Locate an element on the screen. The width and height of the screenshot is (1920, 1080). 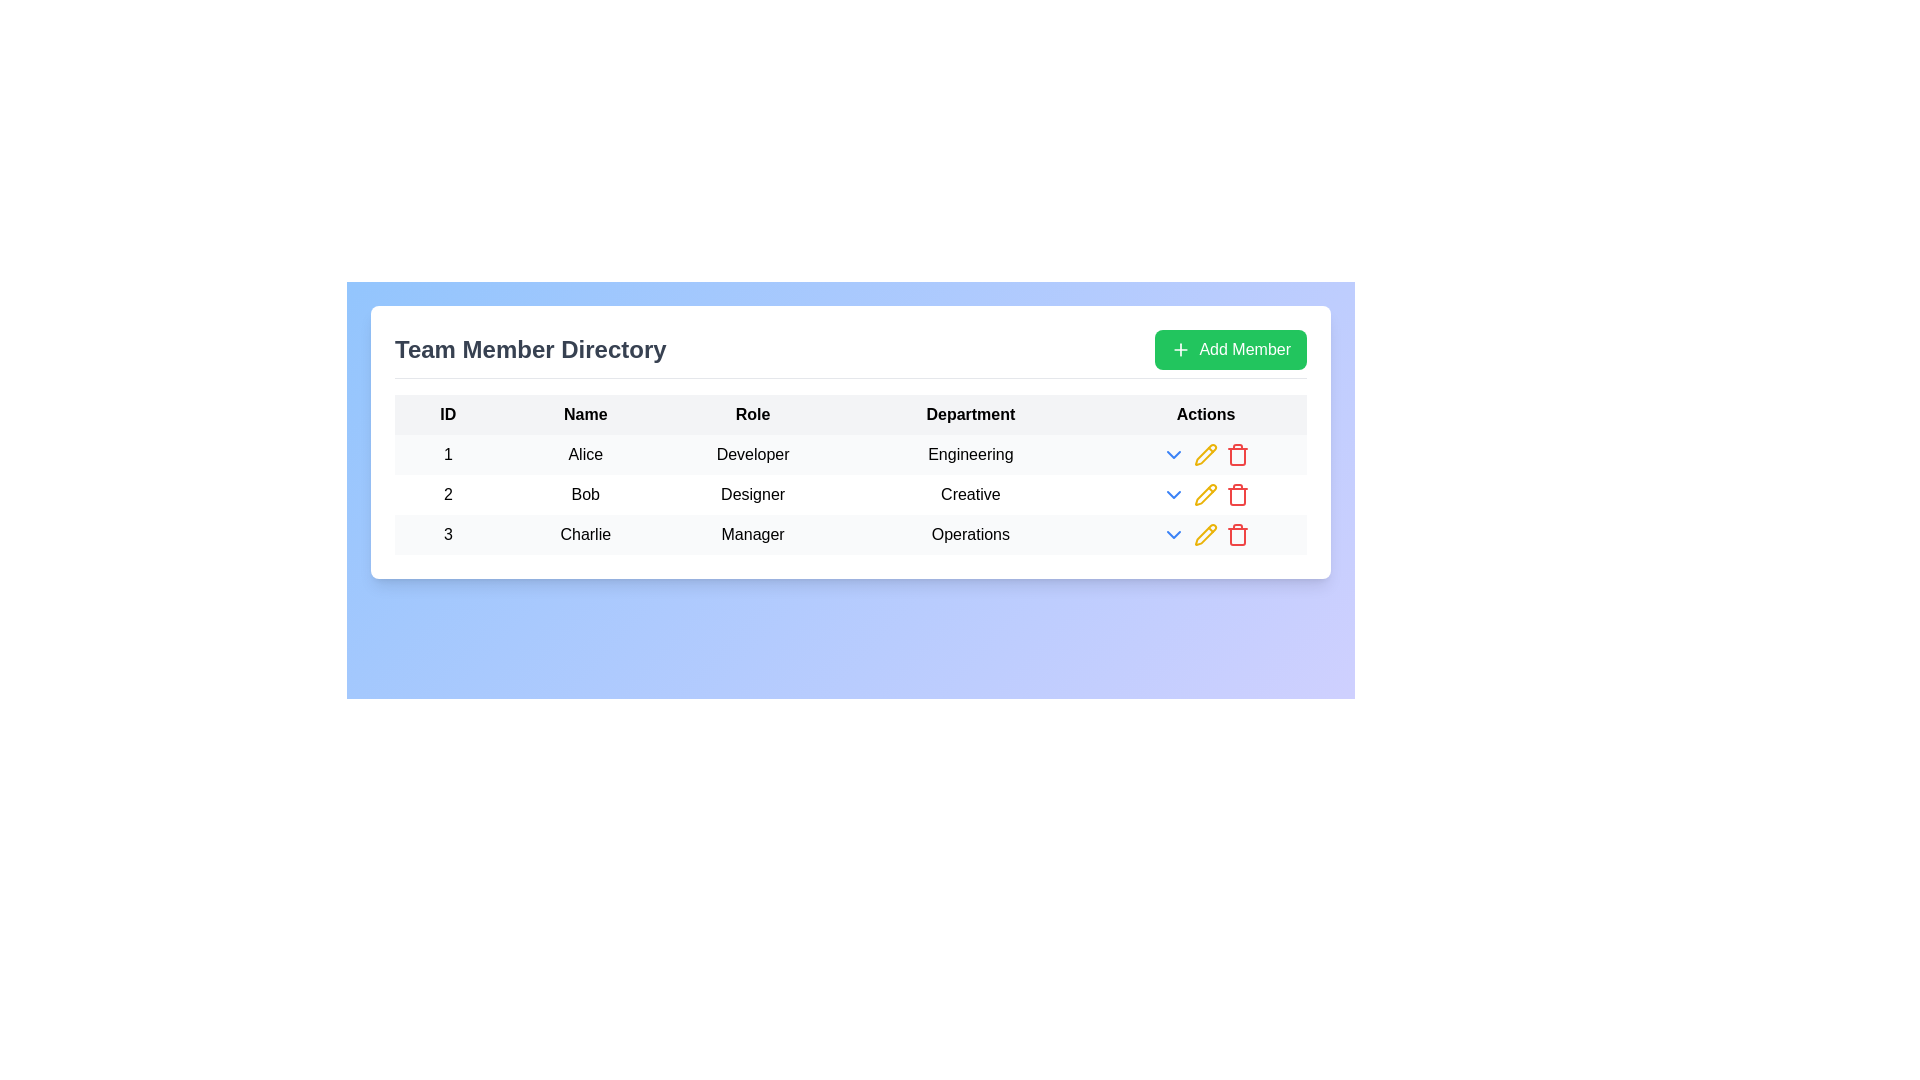
the pencil icon button used for editing actions, located in the Actions column of the second row of the table, positioned between a blue downward arrow and a red trash can icon is located at coordinates (1205, 494).